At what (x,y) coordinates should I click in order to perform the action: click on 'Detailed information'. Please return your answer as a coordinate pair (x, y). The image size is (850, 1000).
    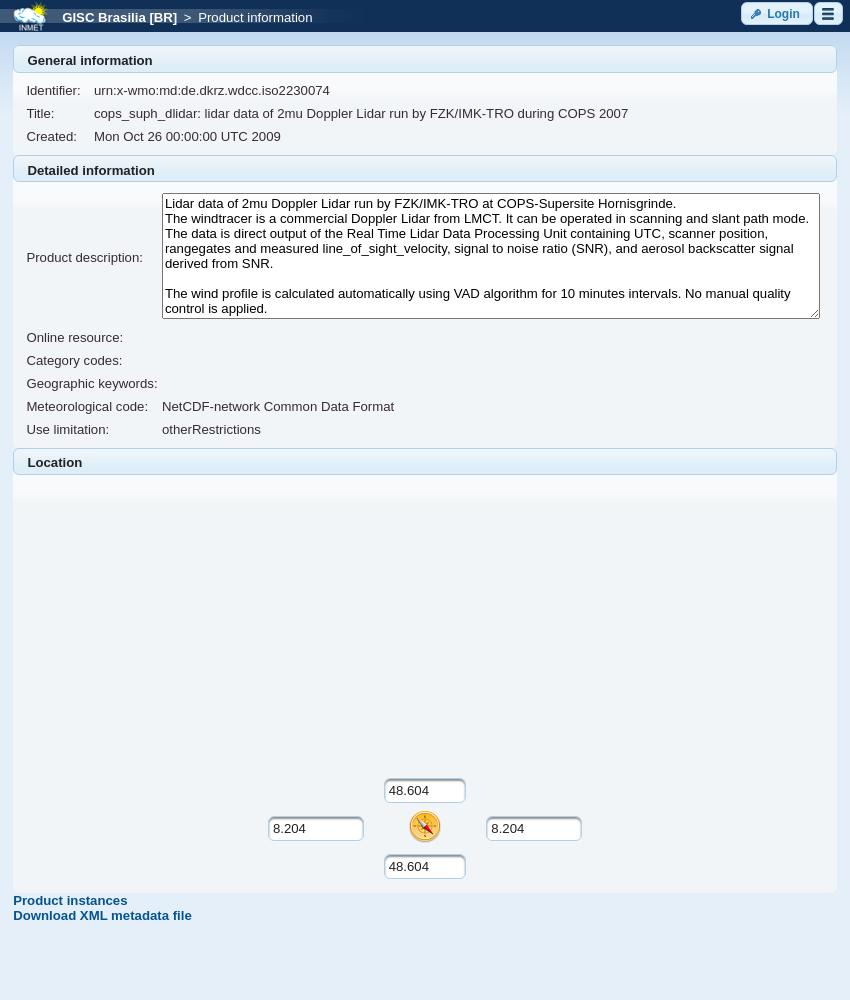
    Looking at the image, I should click on (89, 169).